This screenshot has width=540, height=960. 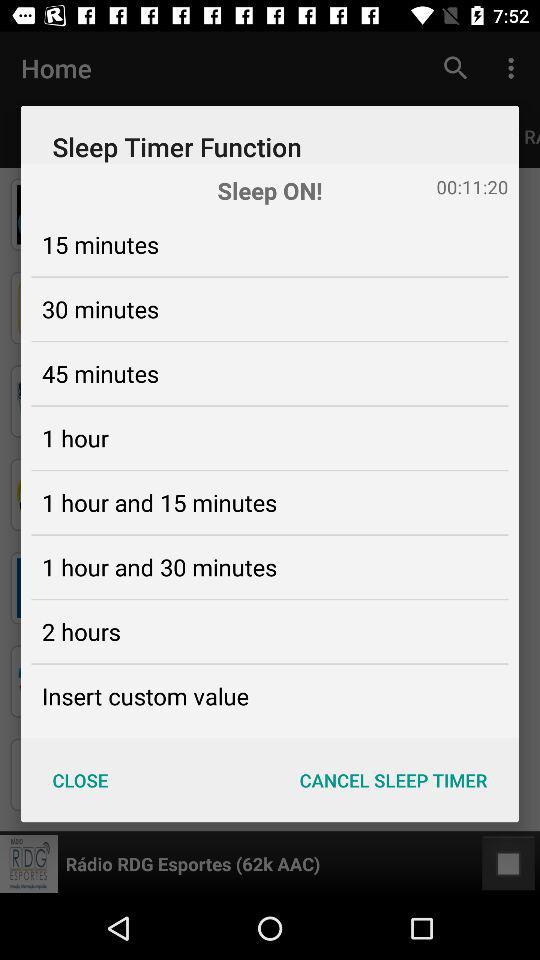 I want to click on 45 minutes icon, so click(x=99, y=372).